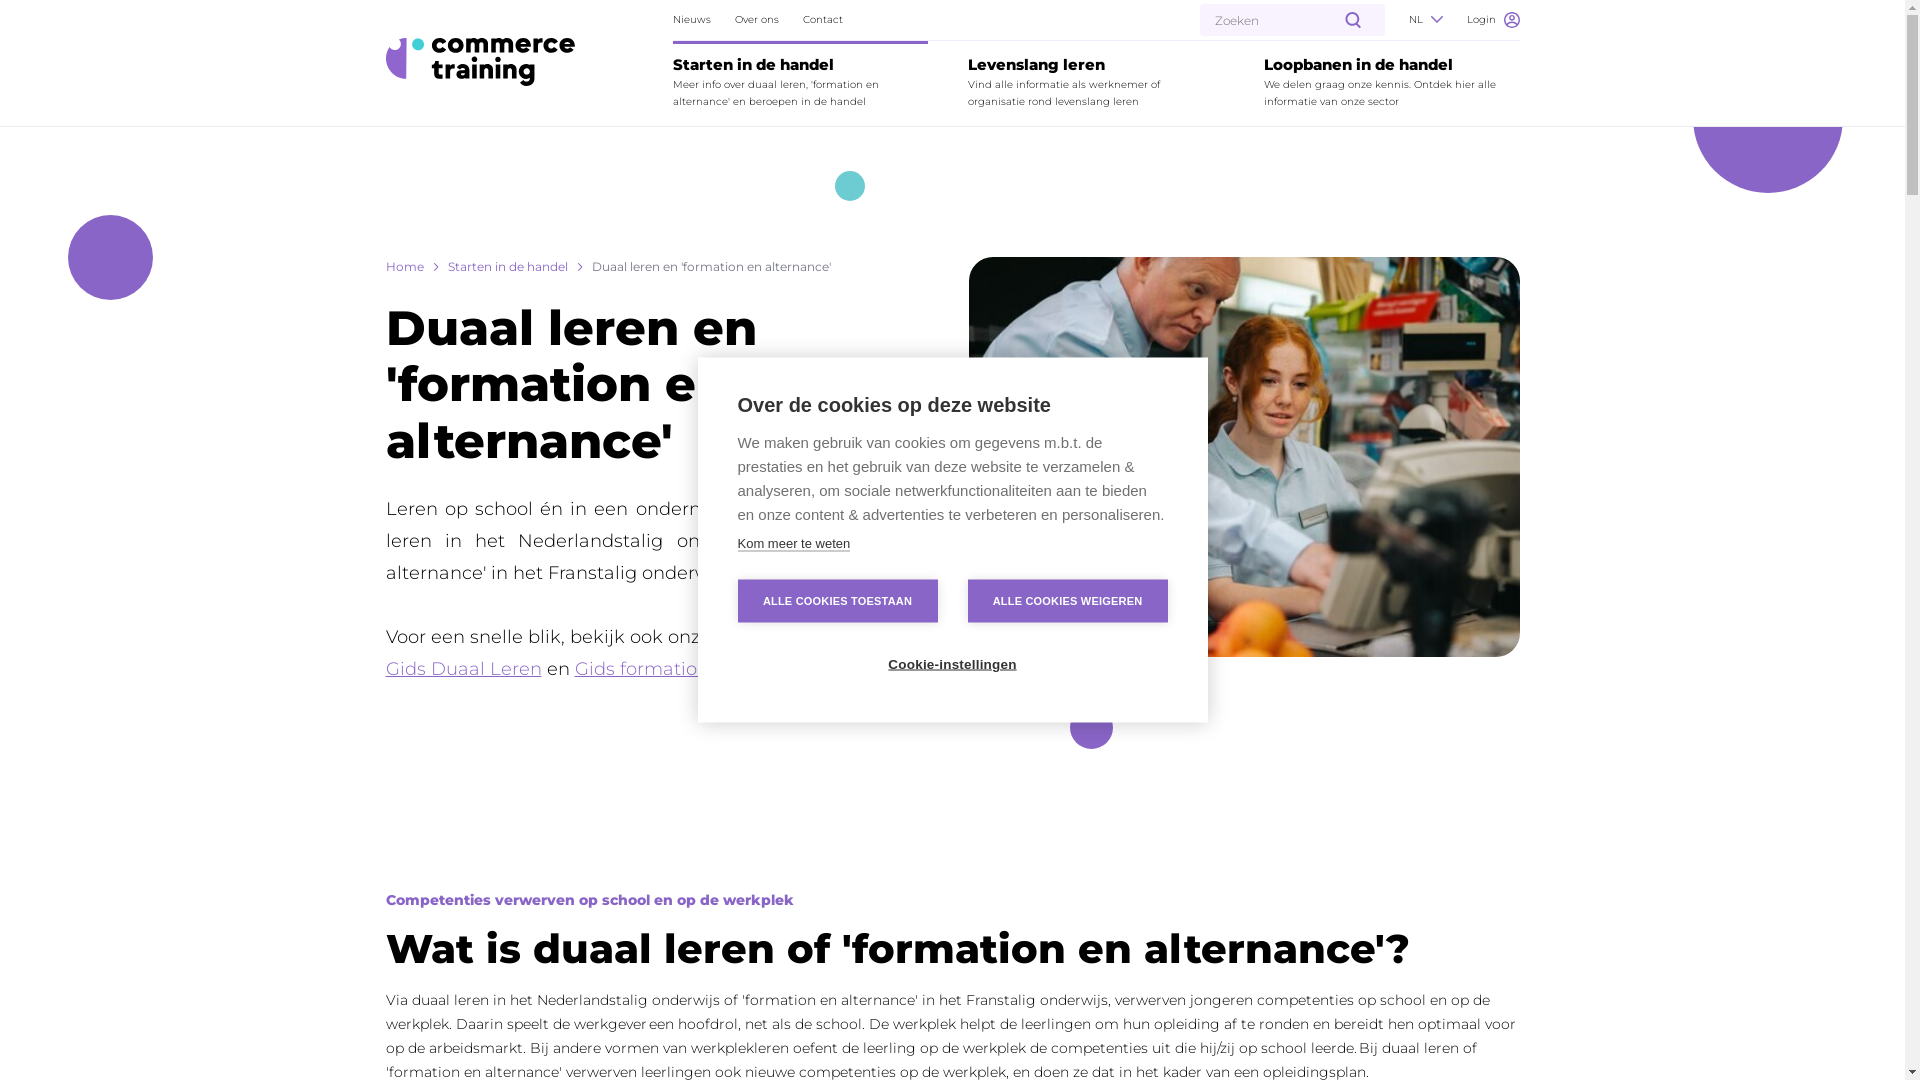 The image size is (1920, 1080). I want to click on 'Nieuws', so click(672, 19).